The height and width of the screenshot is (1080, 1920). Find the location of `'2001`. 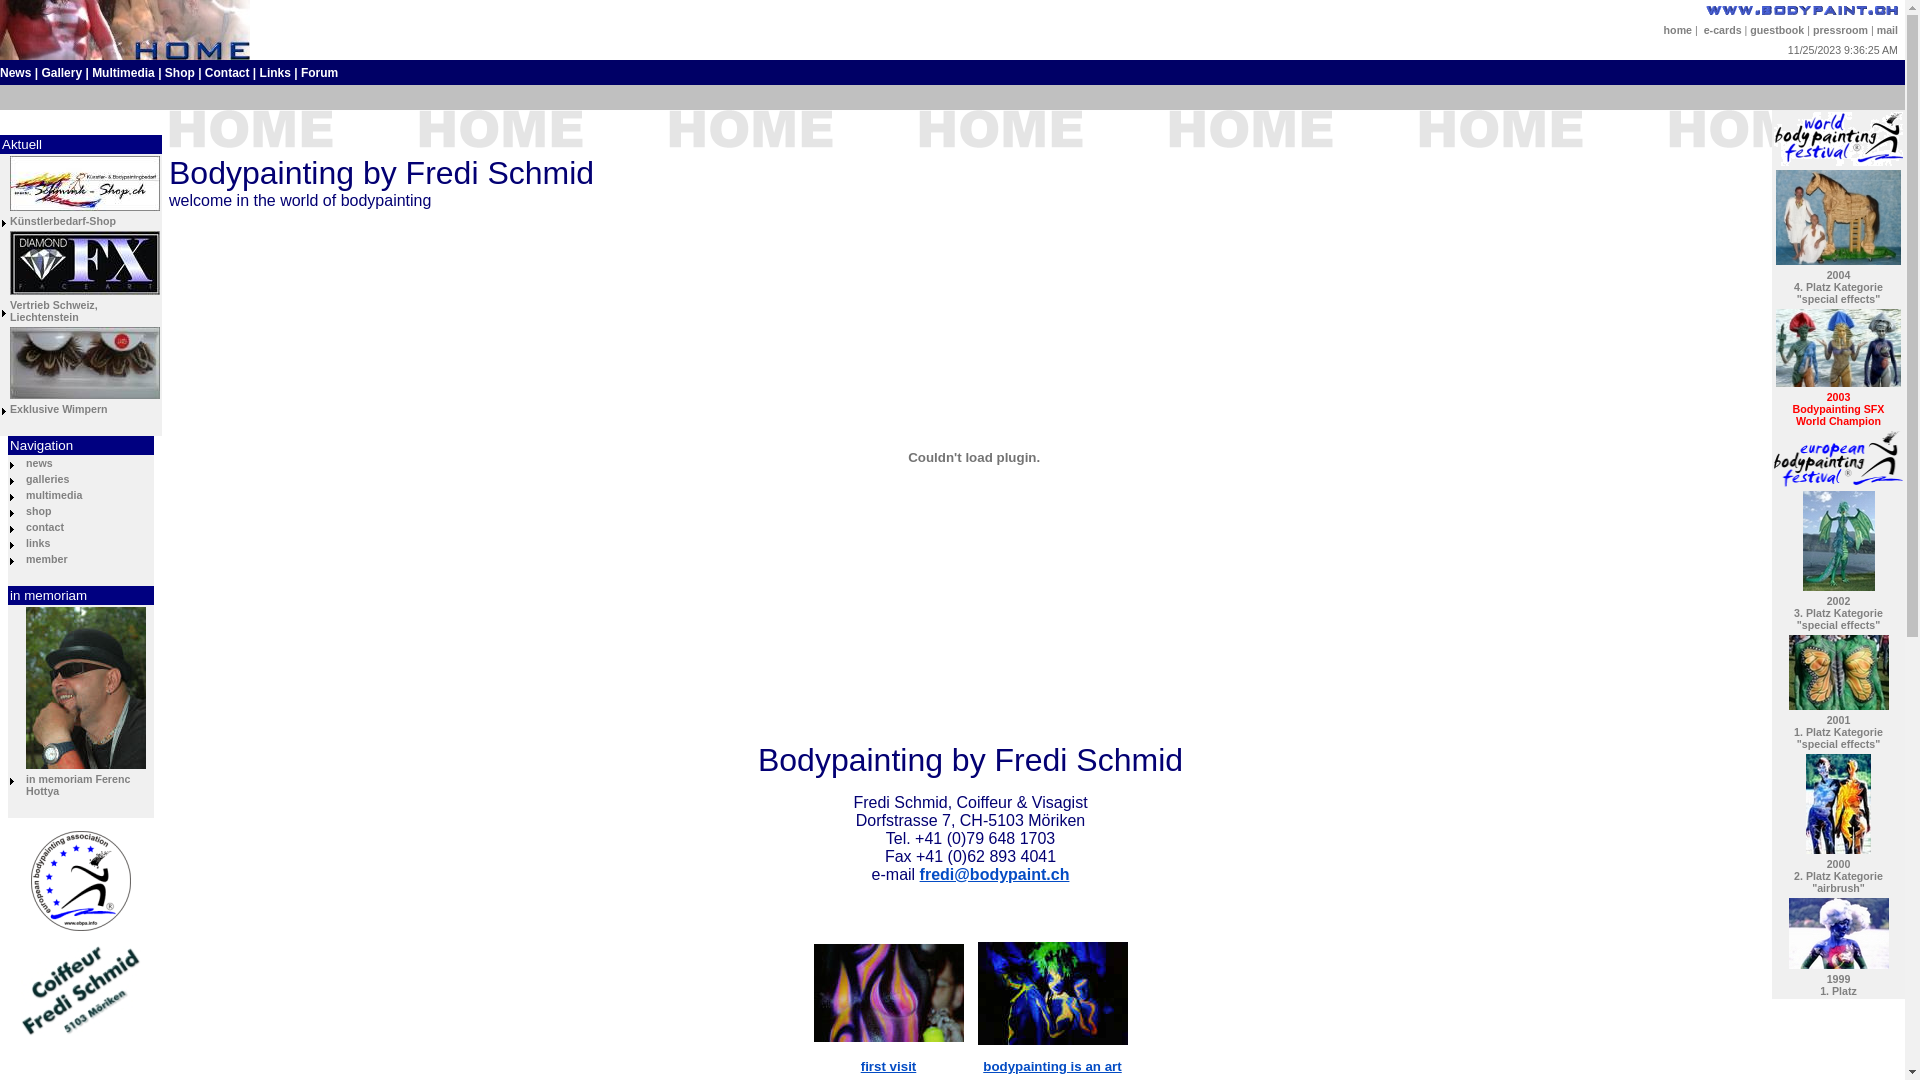

'2001 is located at coordinates (1838, 732).